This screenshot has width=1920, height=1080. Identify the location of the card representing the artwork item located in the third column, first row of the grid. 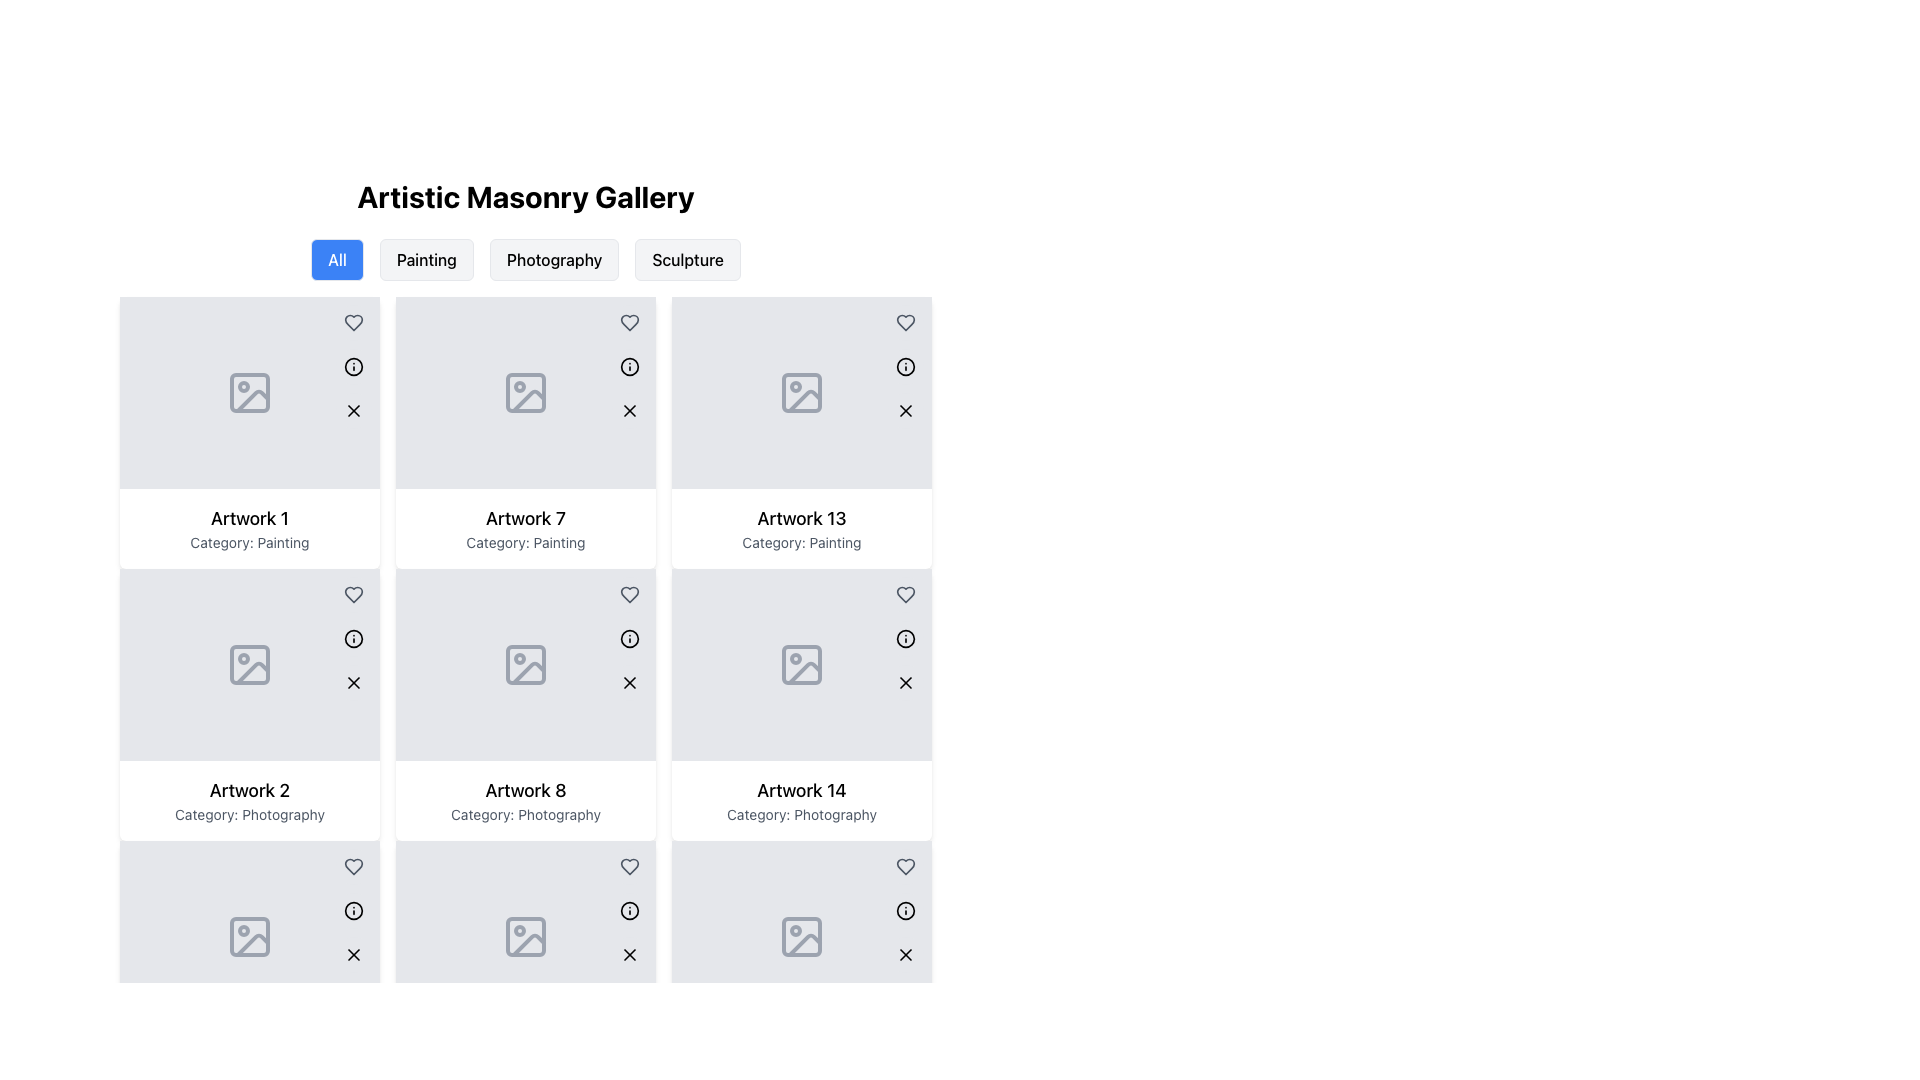
(801, 431).